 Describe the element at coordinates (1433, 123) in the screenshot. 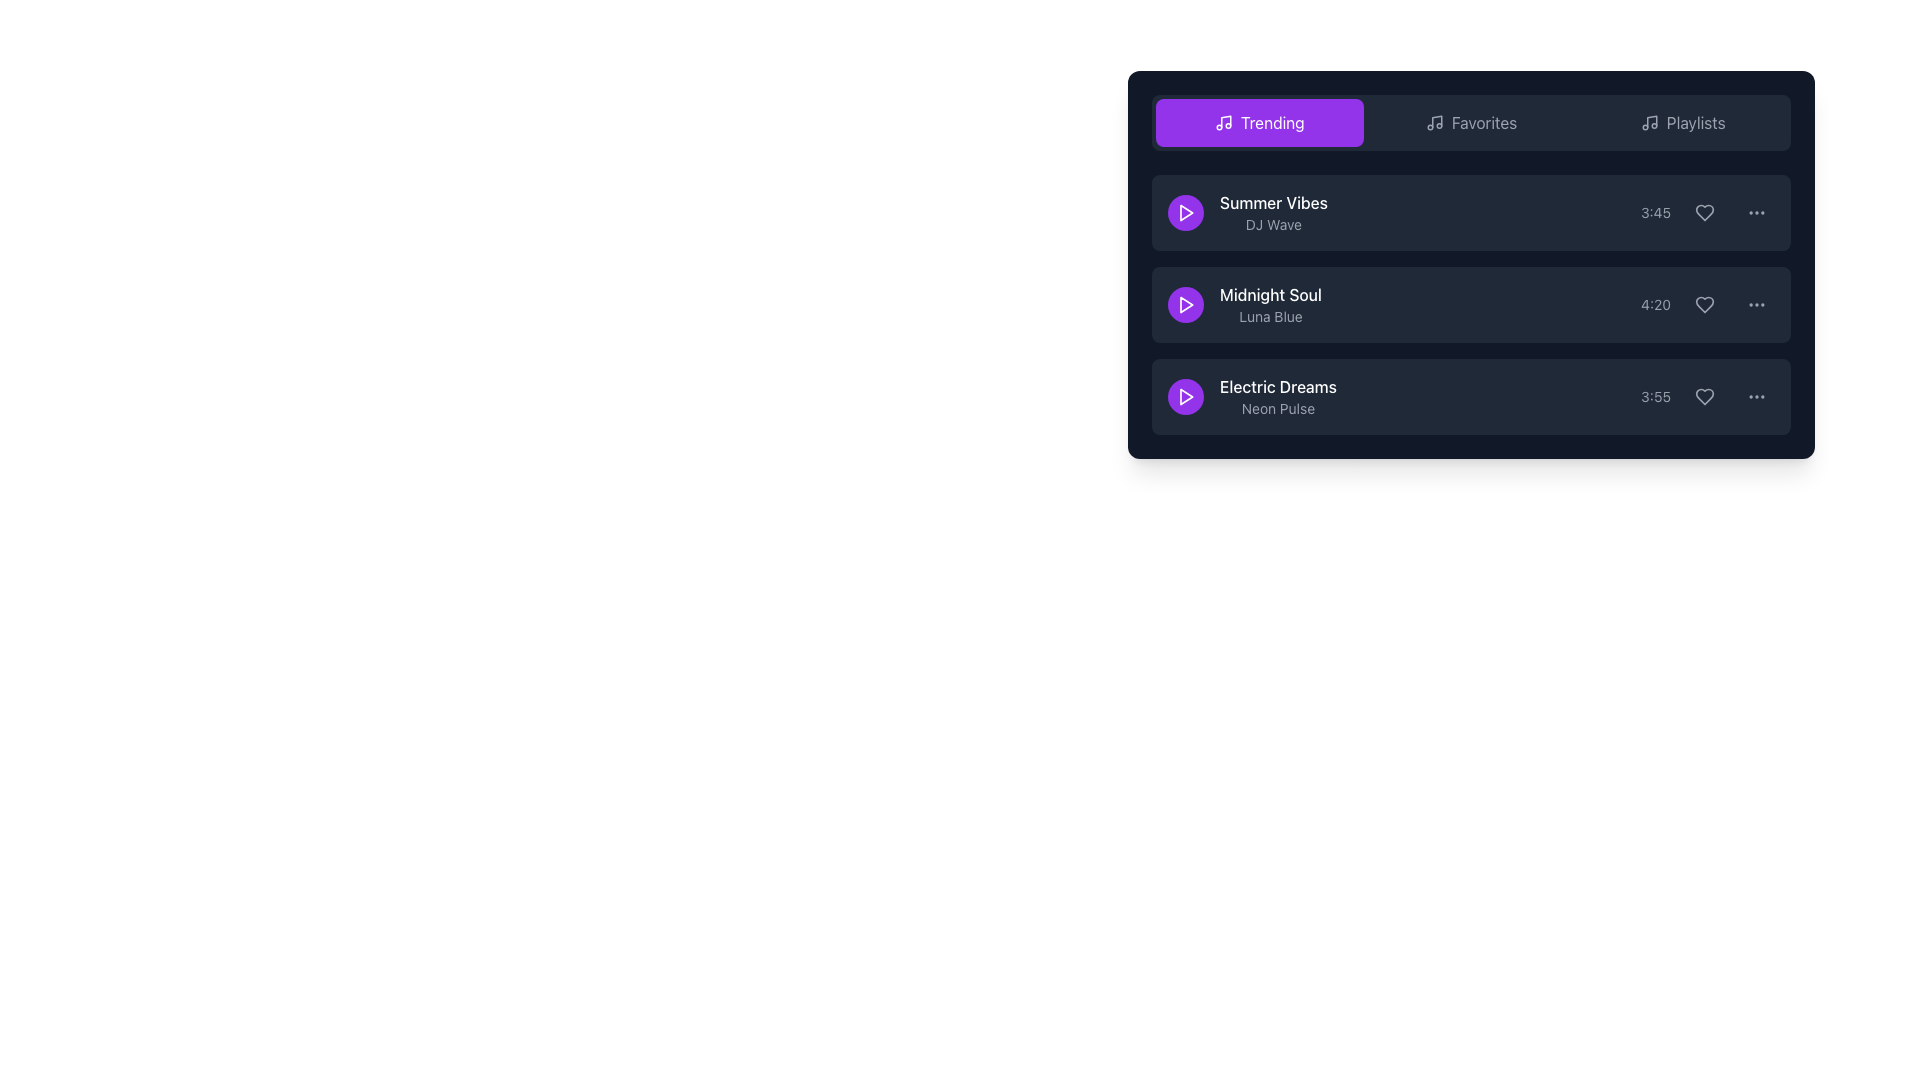

I see `the 'Favorites' icon located in the horizontal navigation bar, positioned between 'Trending' and 'Playlists'` at that location.